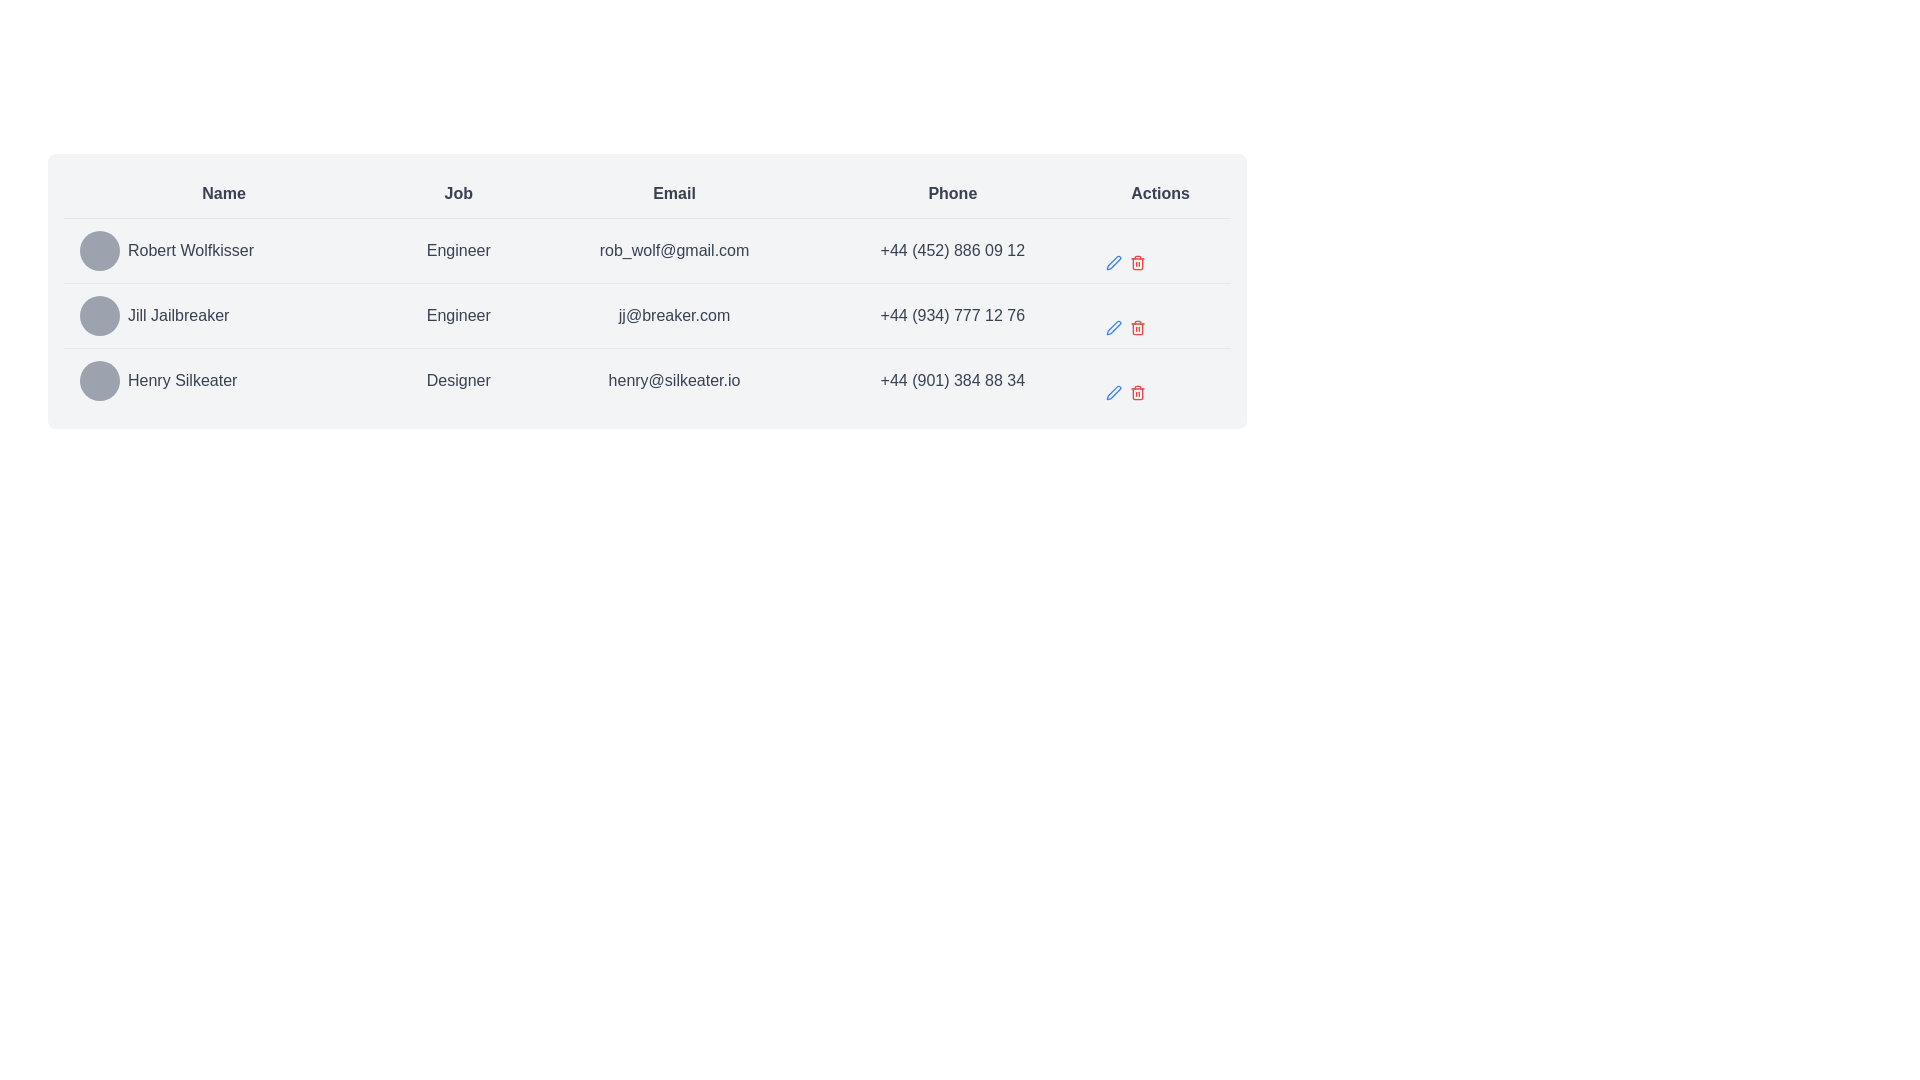  What do you see at coordinates (951, 249) in the screenshot?
I see `displayed phone number '+44 (452) 886 09 12' from the Text label in the 'Phone' column of the data table row for 'Robert Wolfkisser'` at bounding box center [951, 249].